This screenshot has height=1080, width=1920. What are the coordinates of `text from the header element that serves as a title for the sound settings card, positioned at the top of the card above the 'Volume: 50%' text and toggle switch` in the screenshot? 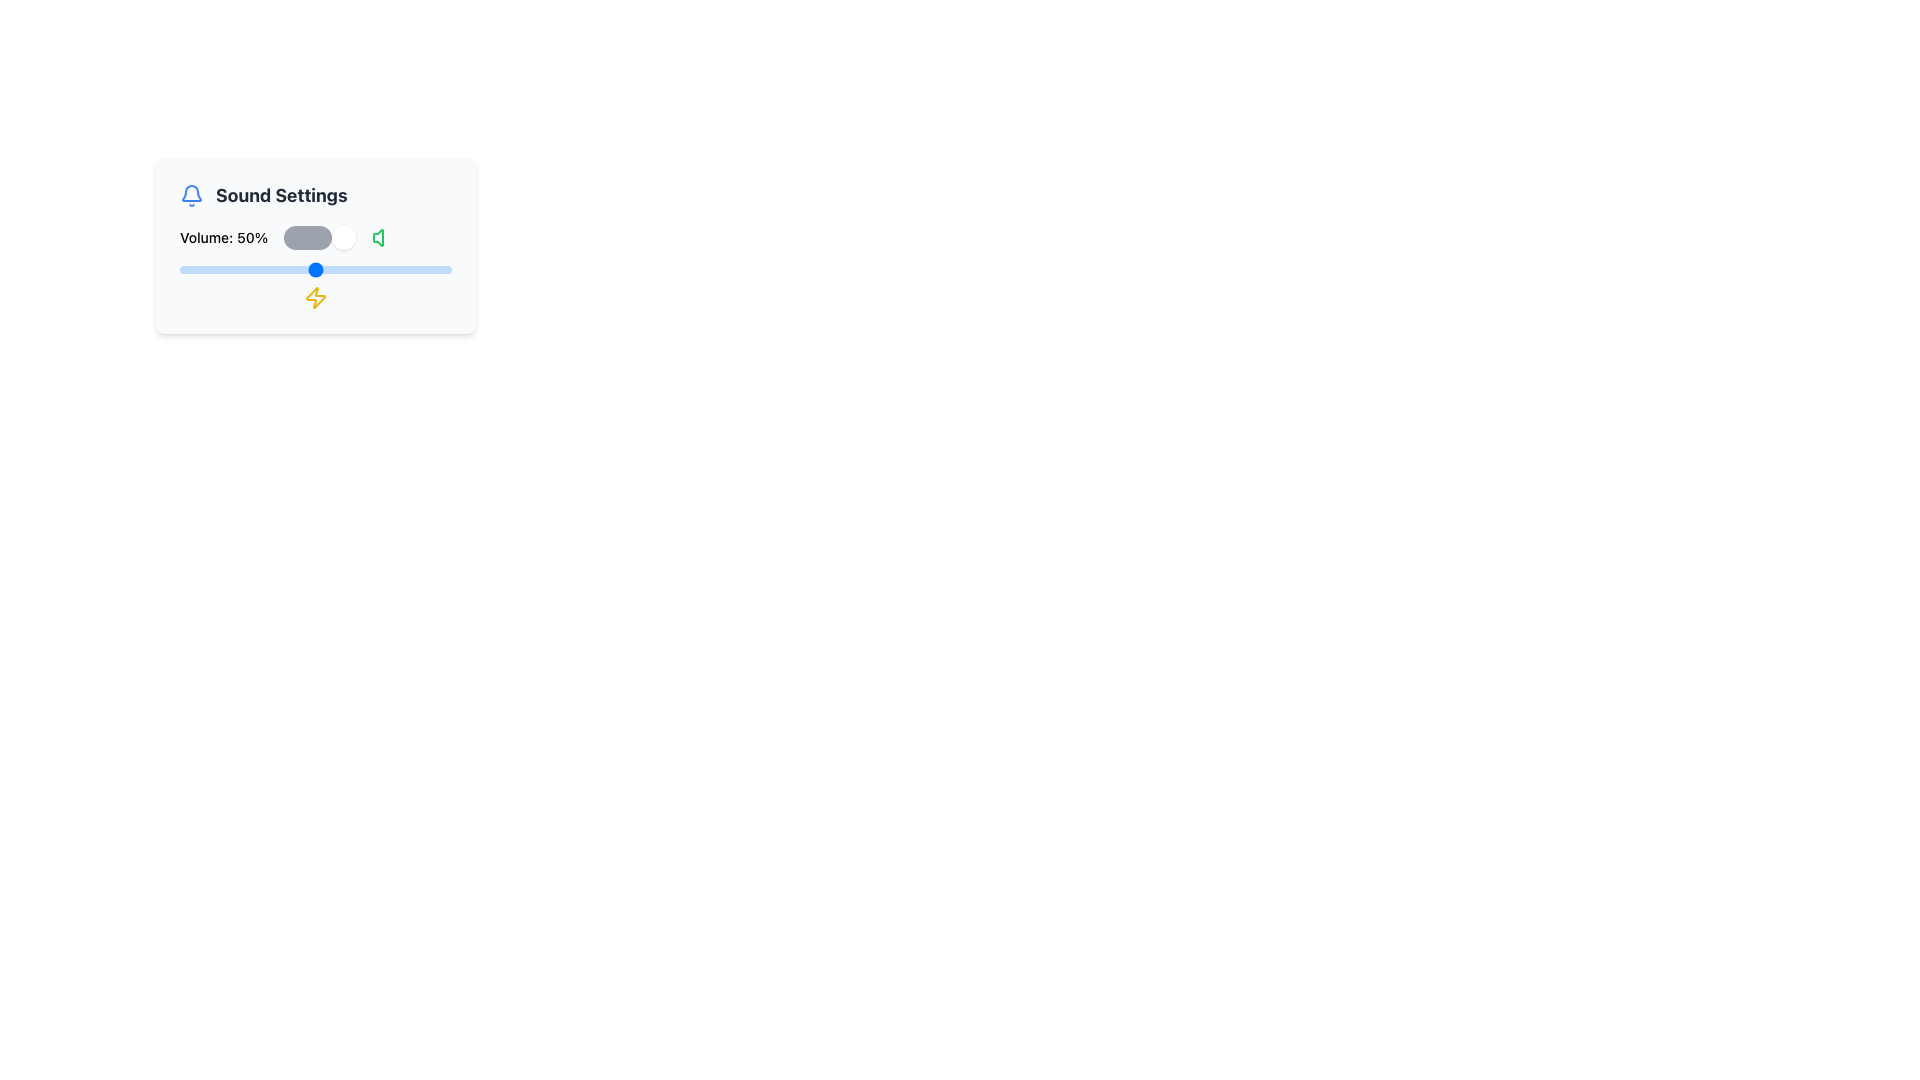 It's located at (315, 196).